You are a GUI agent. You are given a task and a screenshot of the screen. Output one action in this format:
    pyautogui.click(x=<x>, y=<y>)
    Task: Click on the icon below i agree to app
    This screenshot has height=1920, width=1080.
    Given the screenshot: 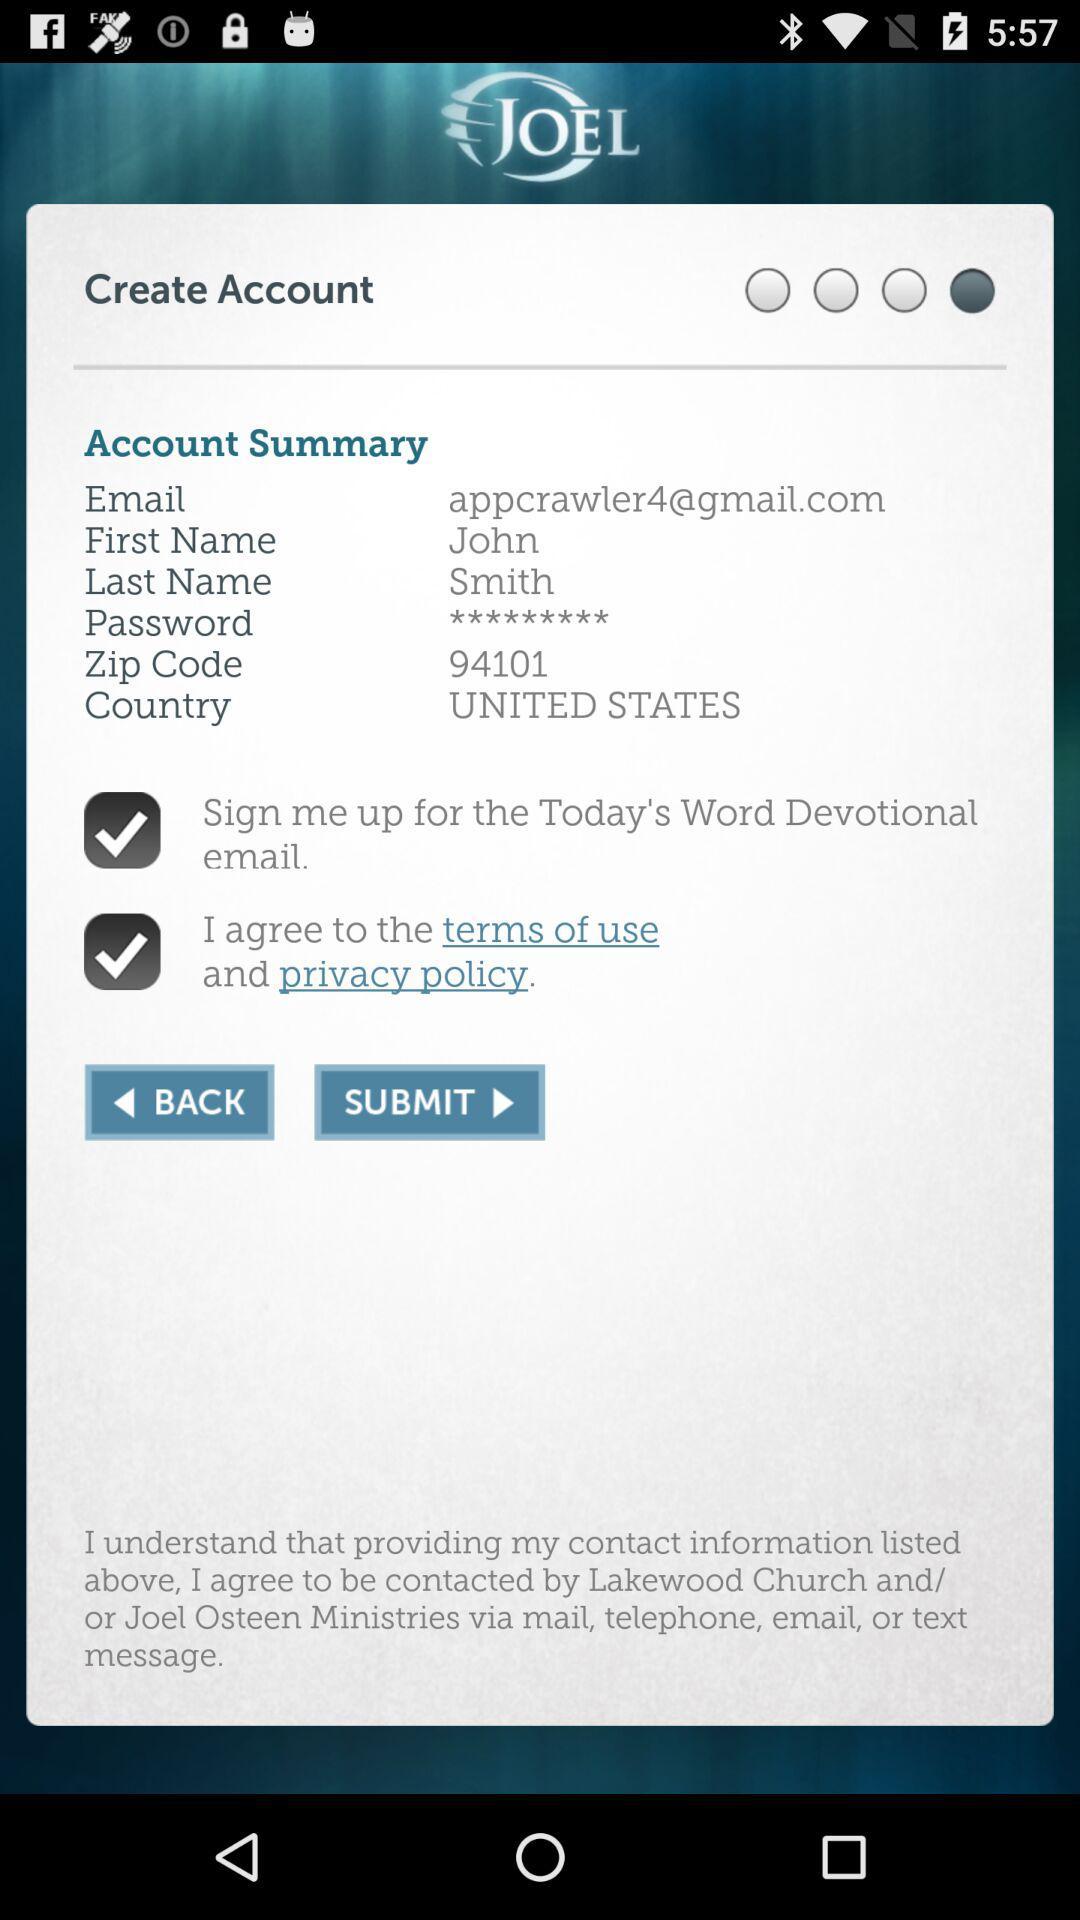 What is the action you would take?
    pyautogui.click(x=428, y=1101)
    